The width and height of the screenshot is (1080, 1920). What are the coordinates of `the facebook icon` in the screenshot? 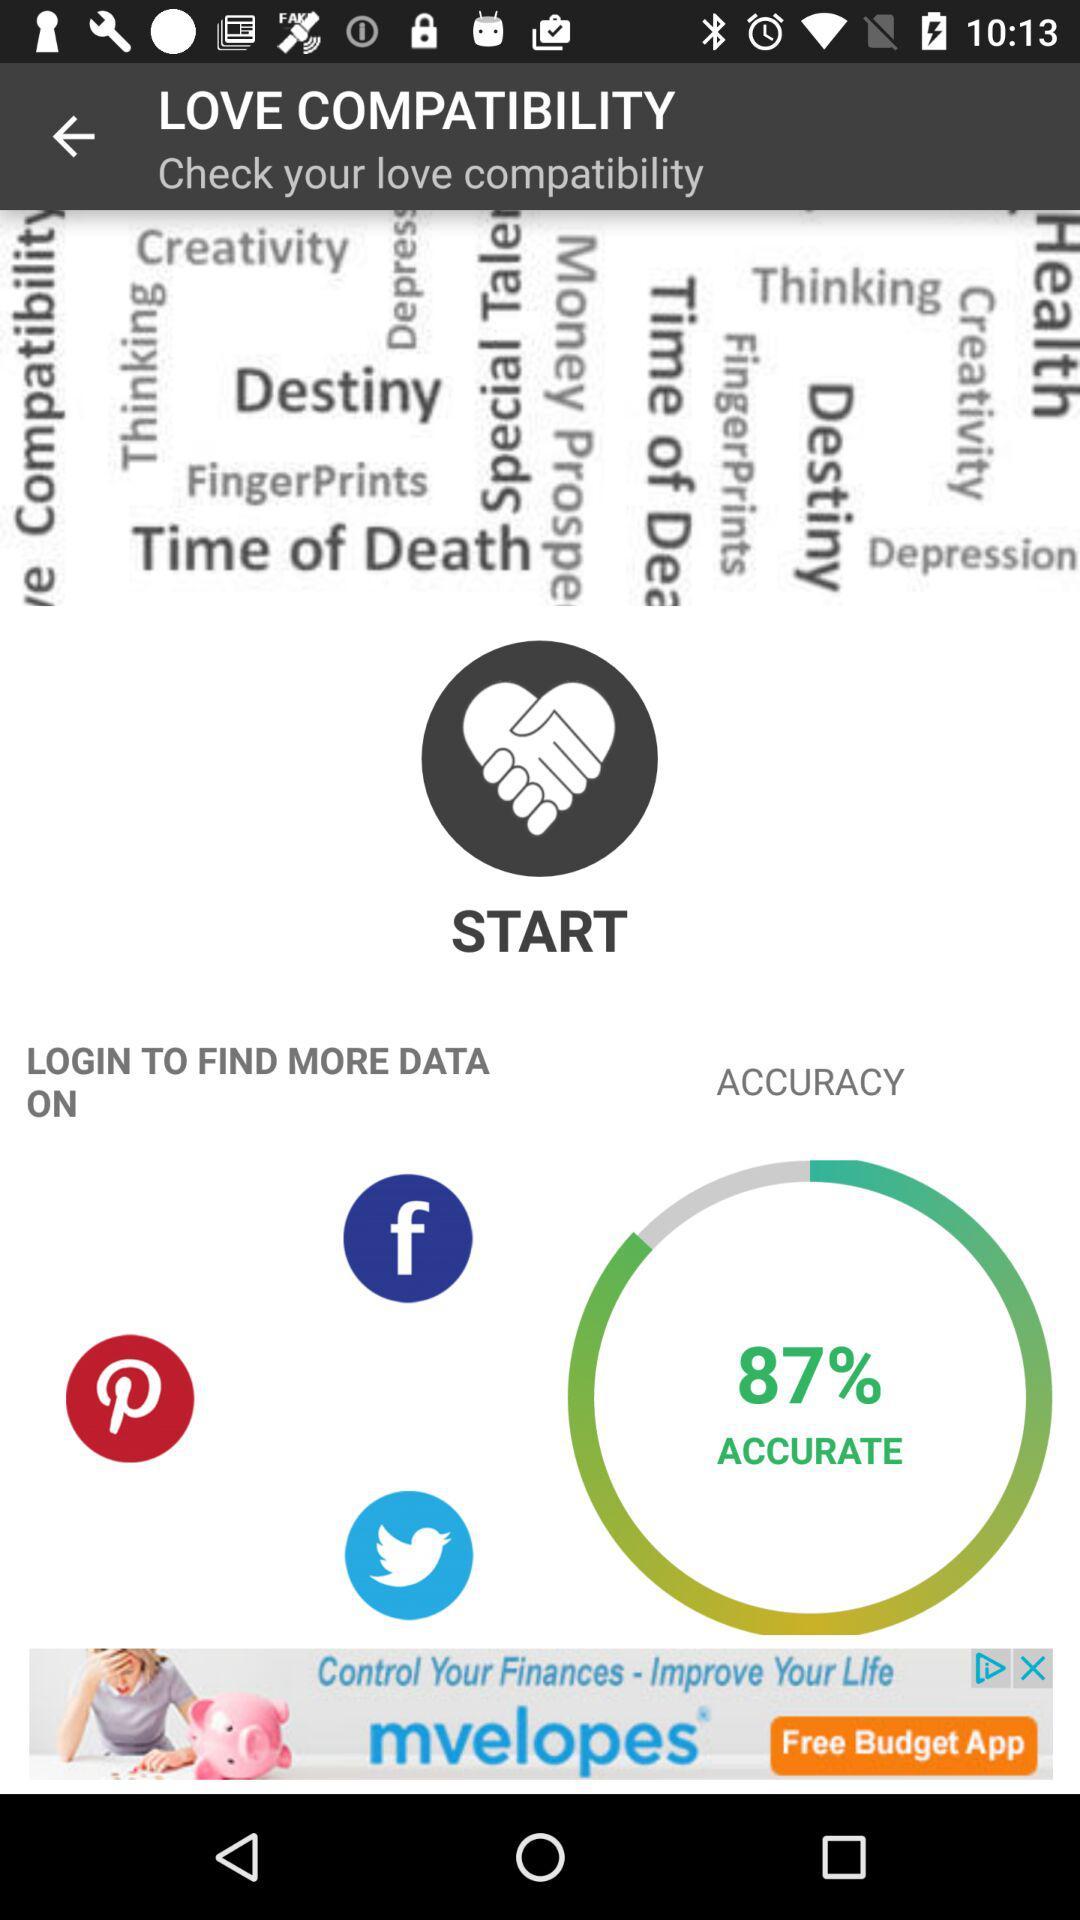 It's located at (407, 1237).